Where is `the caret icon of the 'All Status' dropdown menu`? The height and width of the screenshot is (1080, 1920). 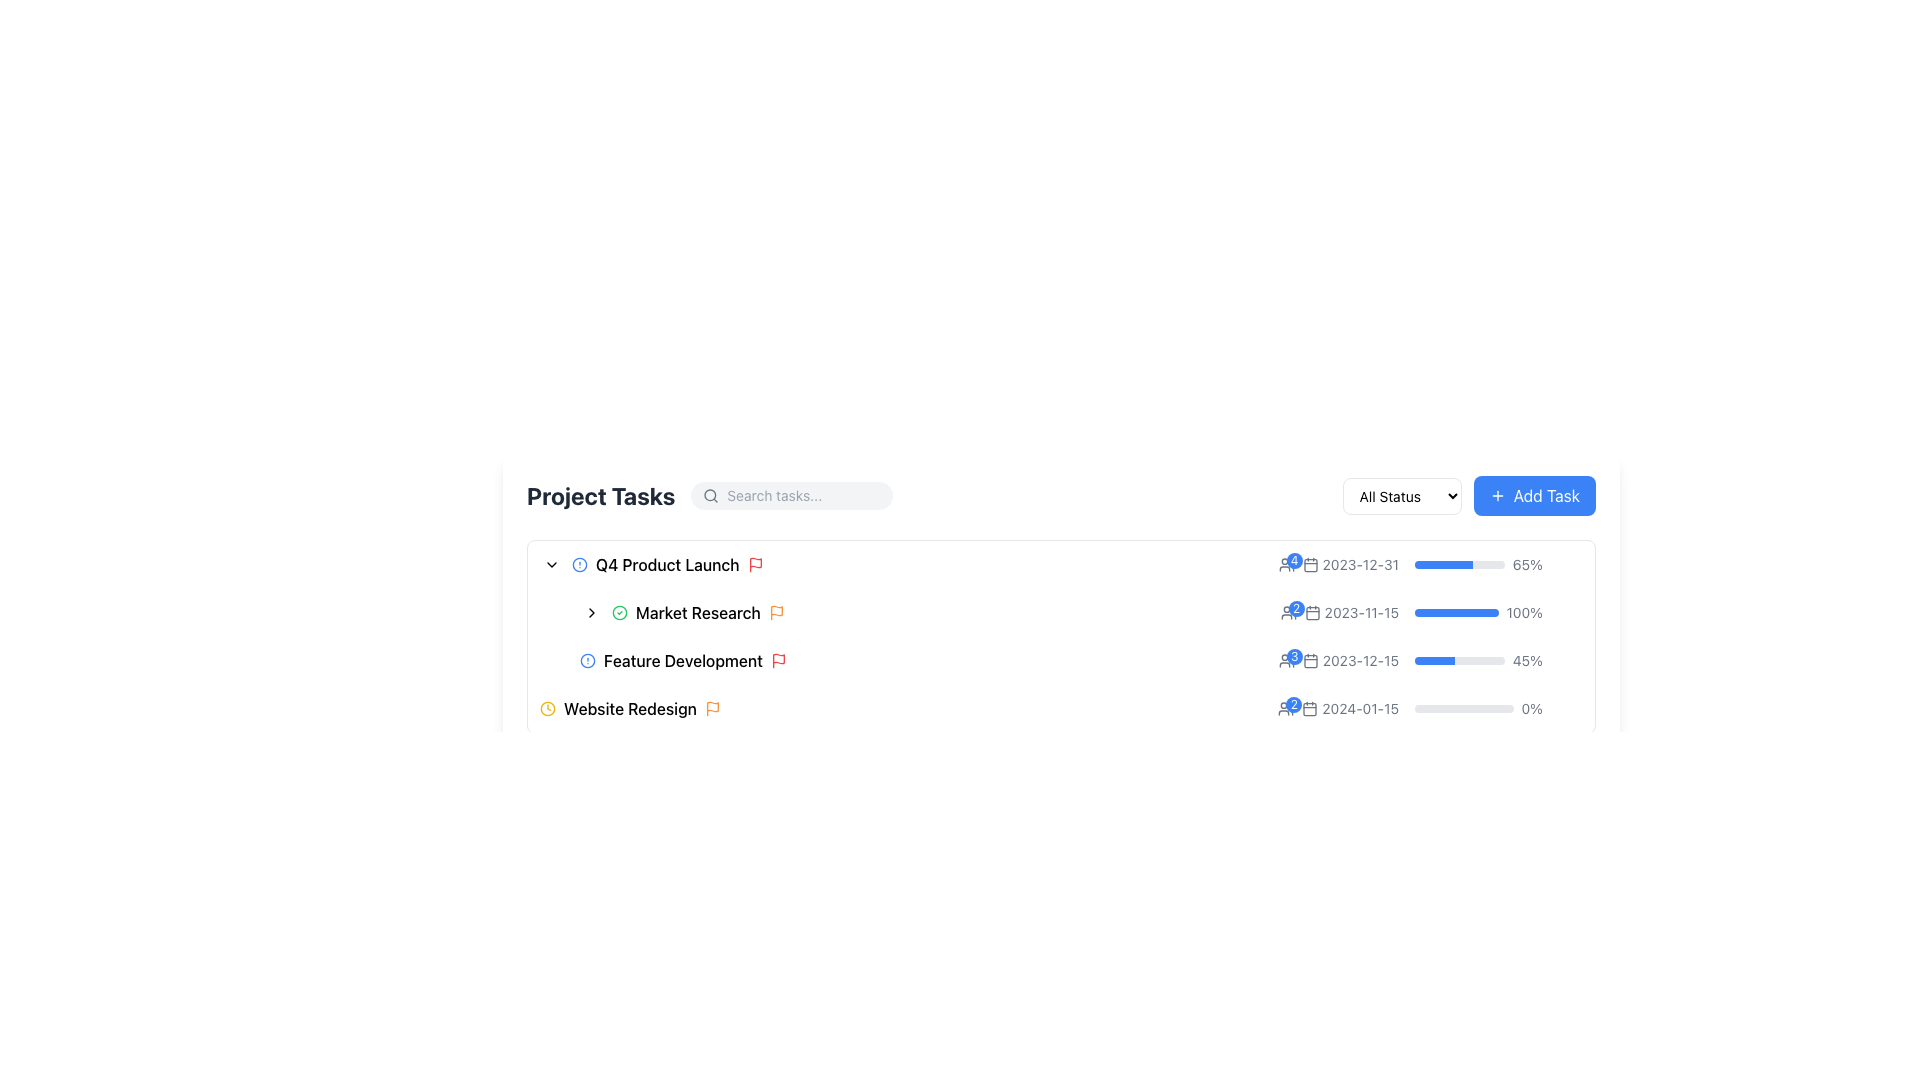
the caret icon of the 'All Status' dropdown menu is located at coordinates (1401, 495).